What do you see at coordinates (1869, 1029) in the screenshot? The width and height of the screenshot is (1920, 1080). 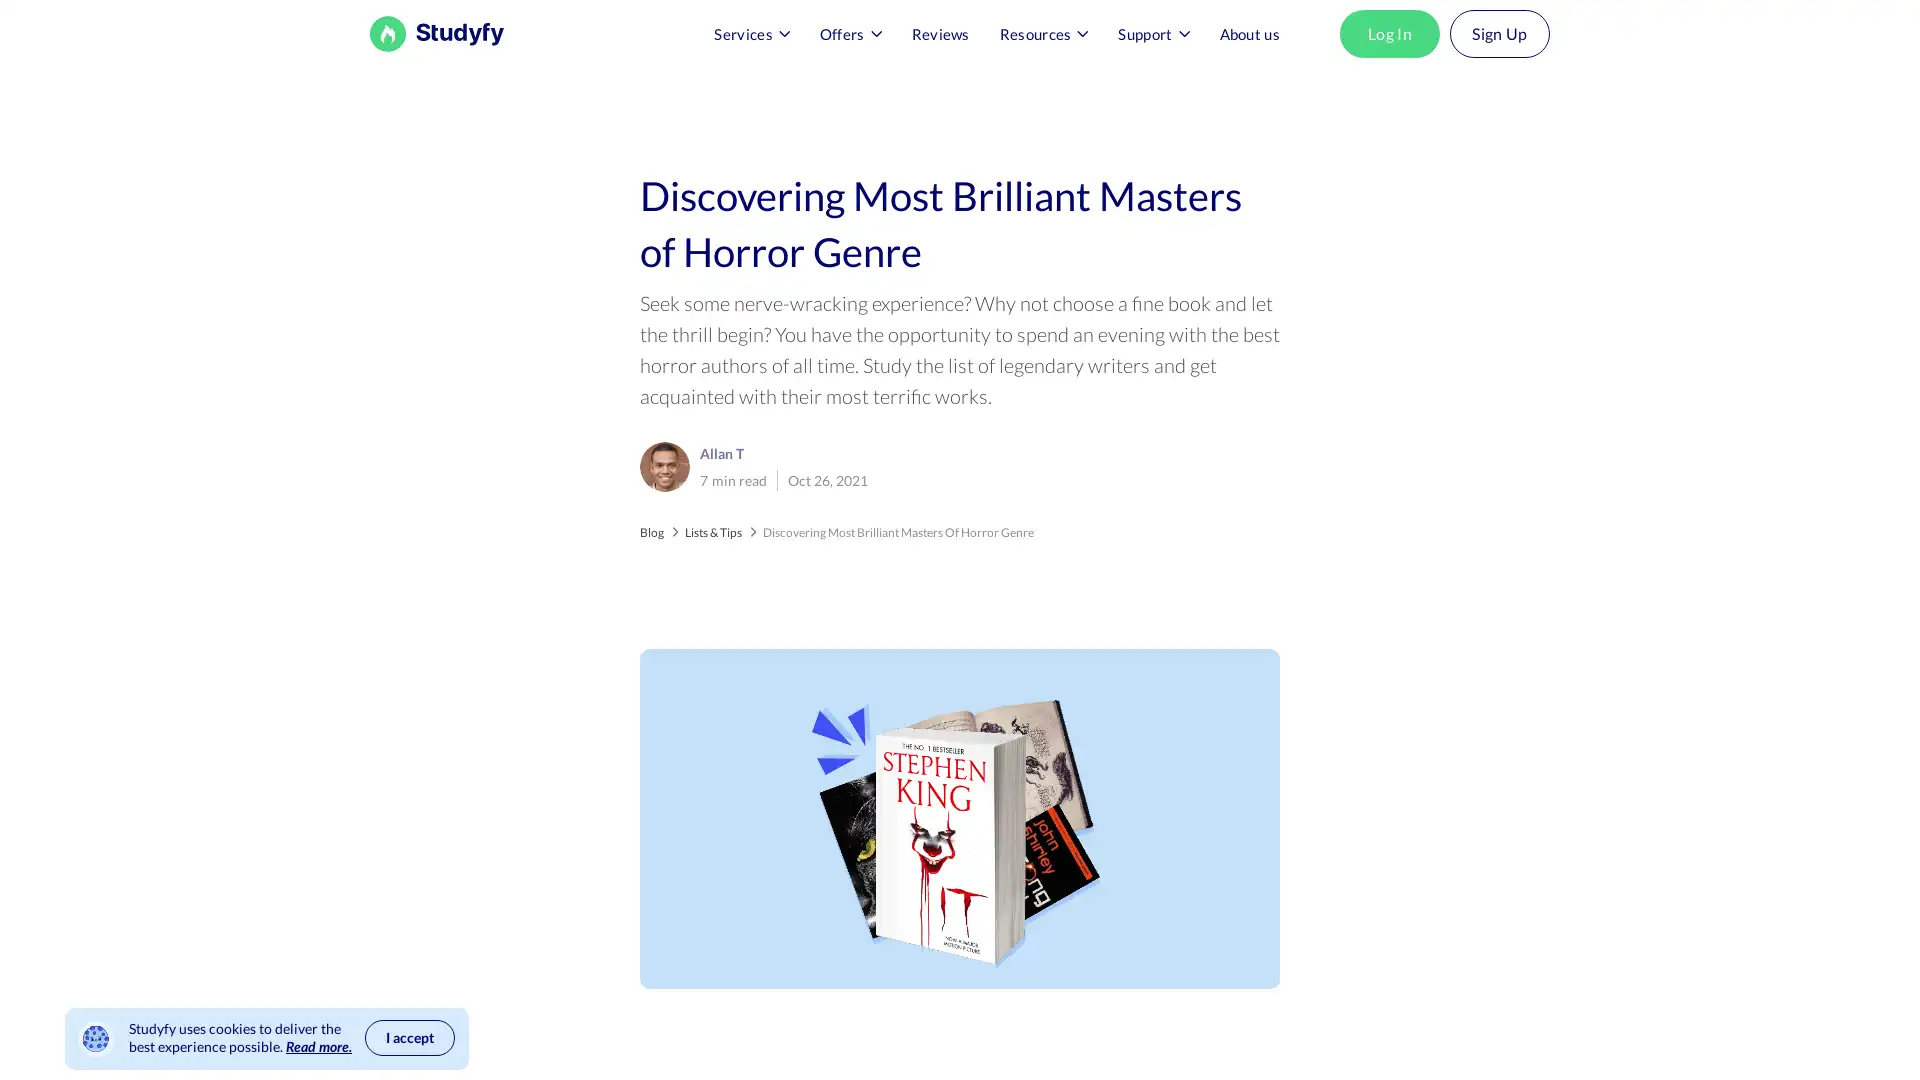 I see `Open Intercom Messenger` at bounding box center [1869, 1029].